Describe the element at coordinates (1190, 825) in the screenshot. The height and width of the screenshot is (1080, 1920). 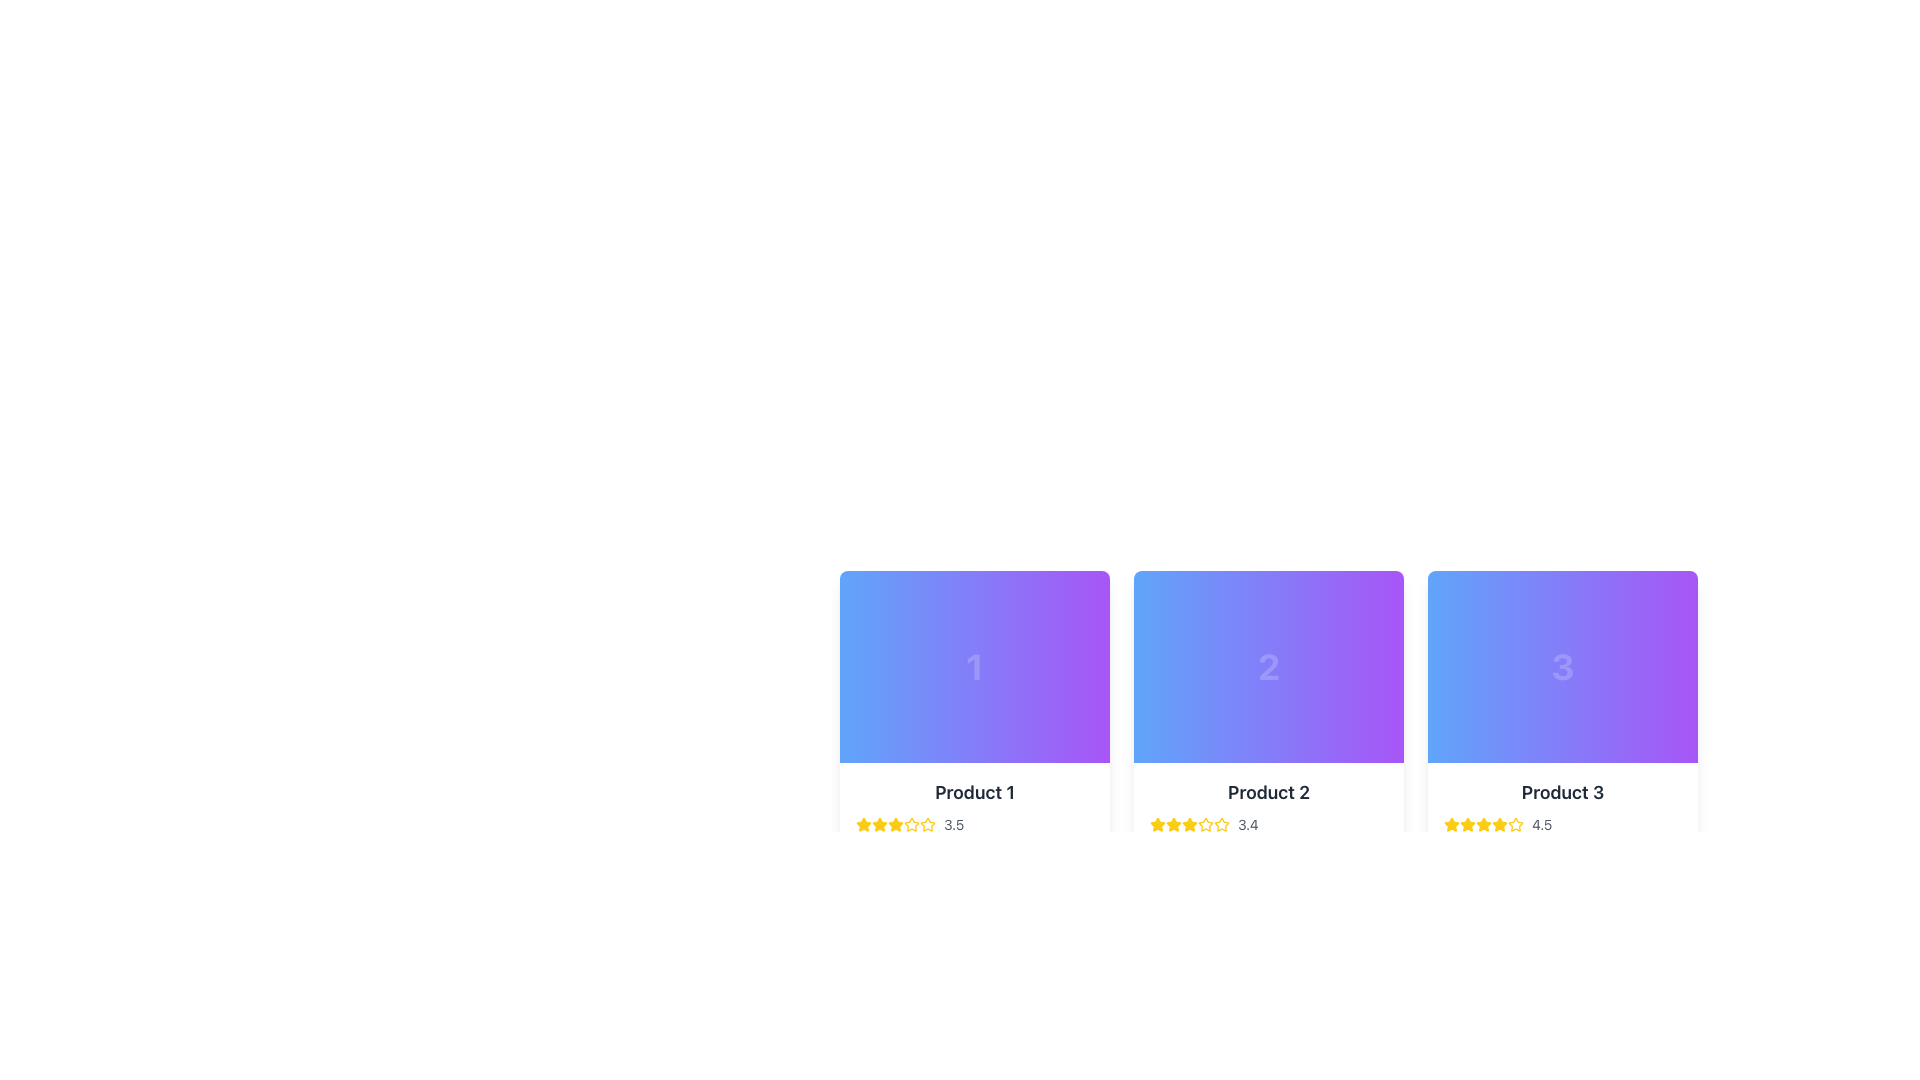
I see `the third star in the rating system located below the 'Product 2' card to rate it` at that location.